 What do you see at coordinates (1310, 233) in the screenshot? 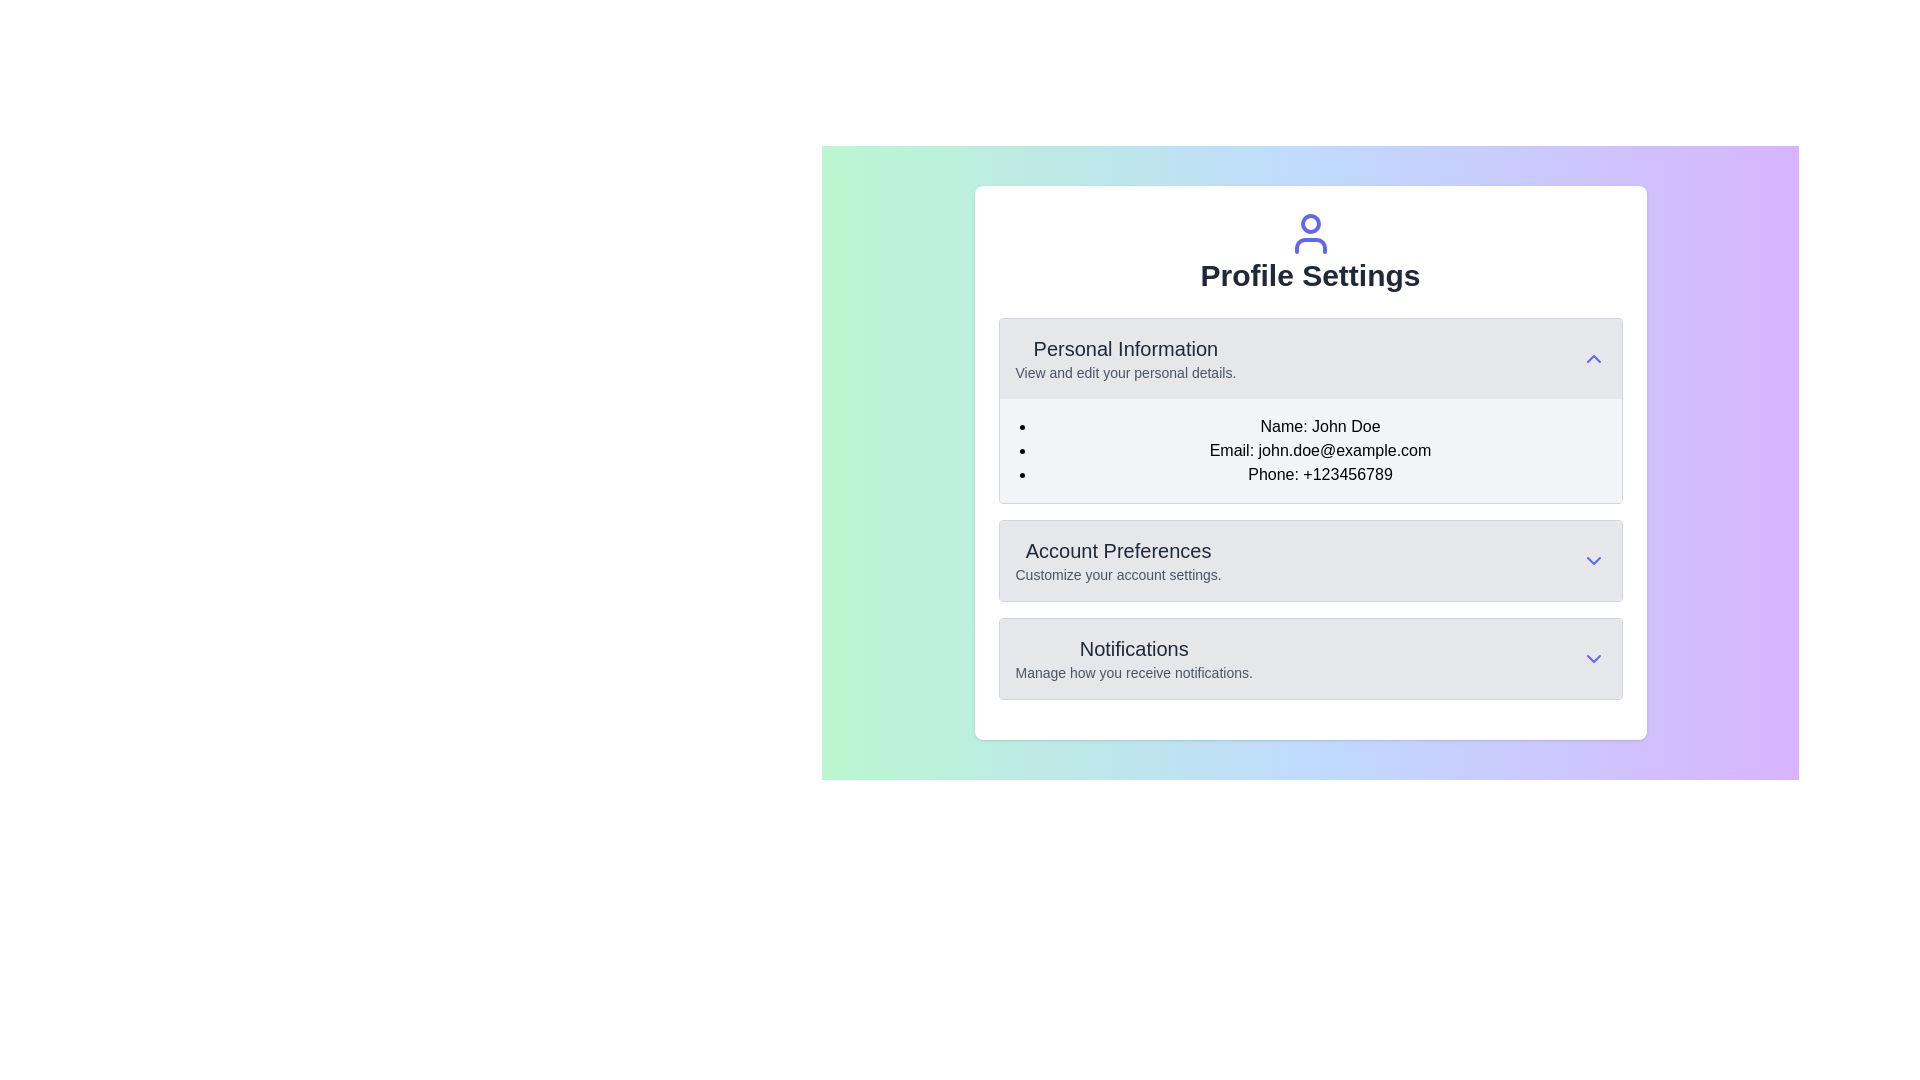
I see `the indigo circular user profile icon located at the top center of the 'Profile Settings' section` at bounding box center [1310, 233].